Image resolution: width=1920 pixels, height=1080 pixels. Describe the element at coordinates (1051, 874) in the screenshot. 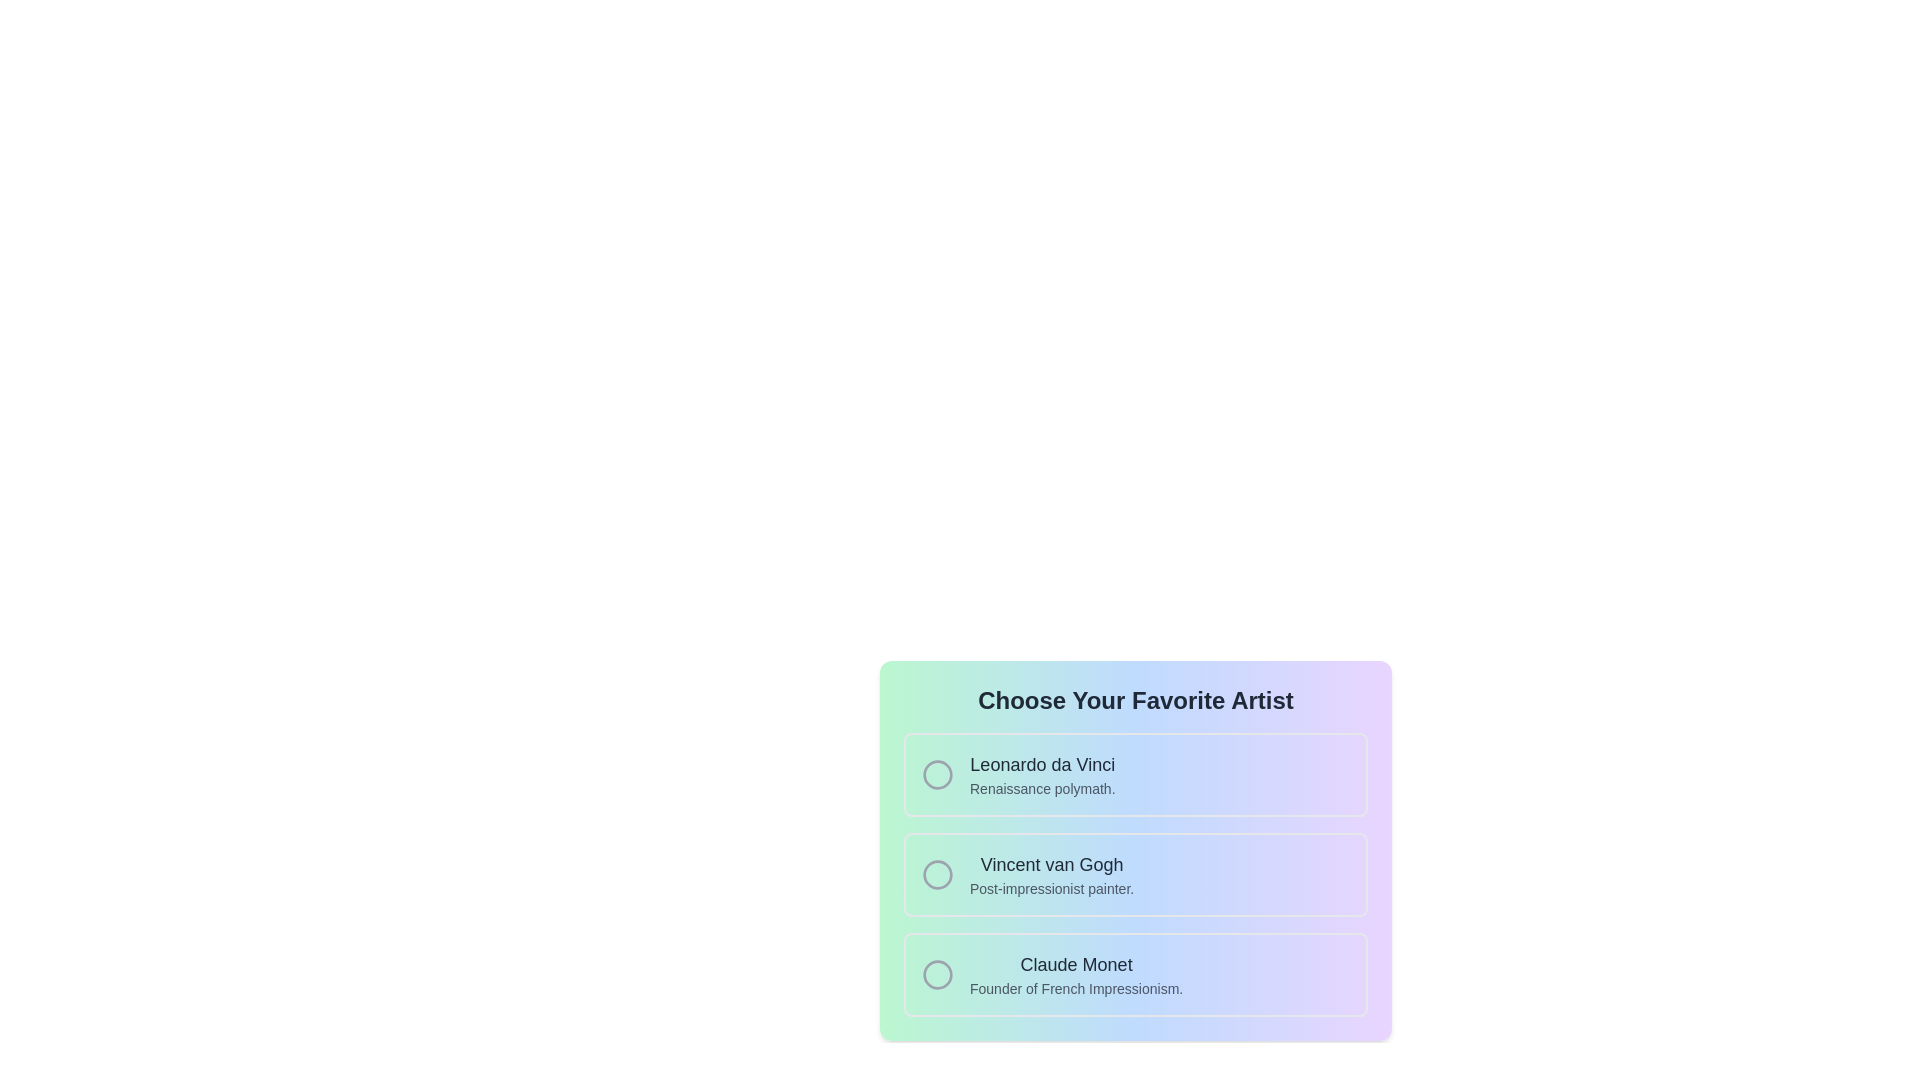

I see `information displayed in the text block about the artist located below the 'Leonardo da Vinci' element and above the 'Claude Monet' element` at that location.